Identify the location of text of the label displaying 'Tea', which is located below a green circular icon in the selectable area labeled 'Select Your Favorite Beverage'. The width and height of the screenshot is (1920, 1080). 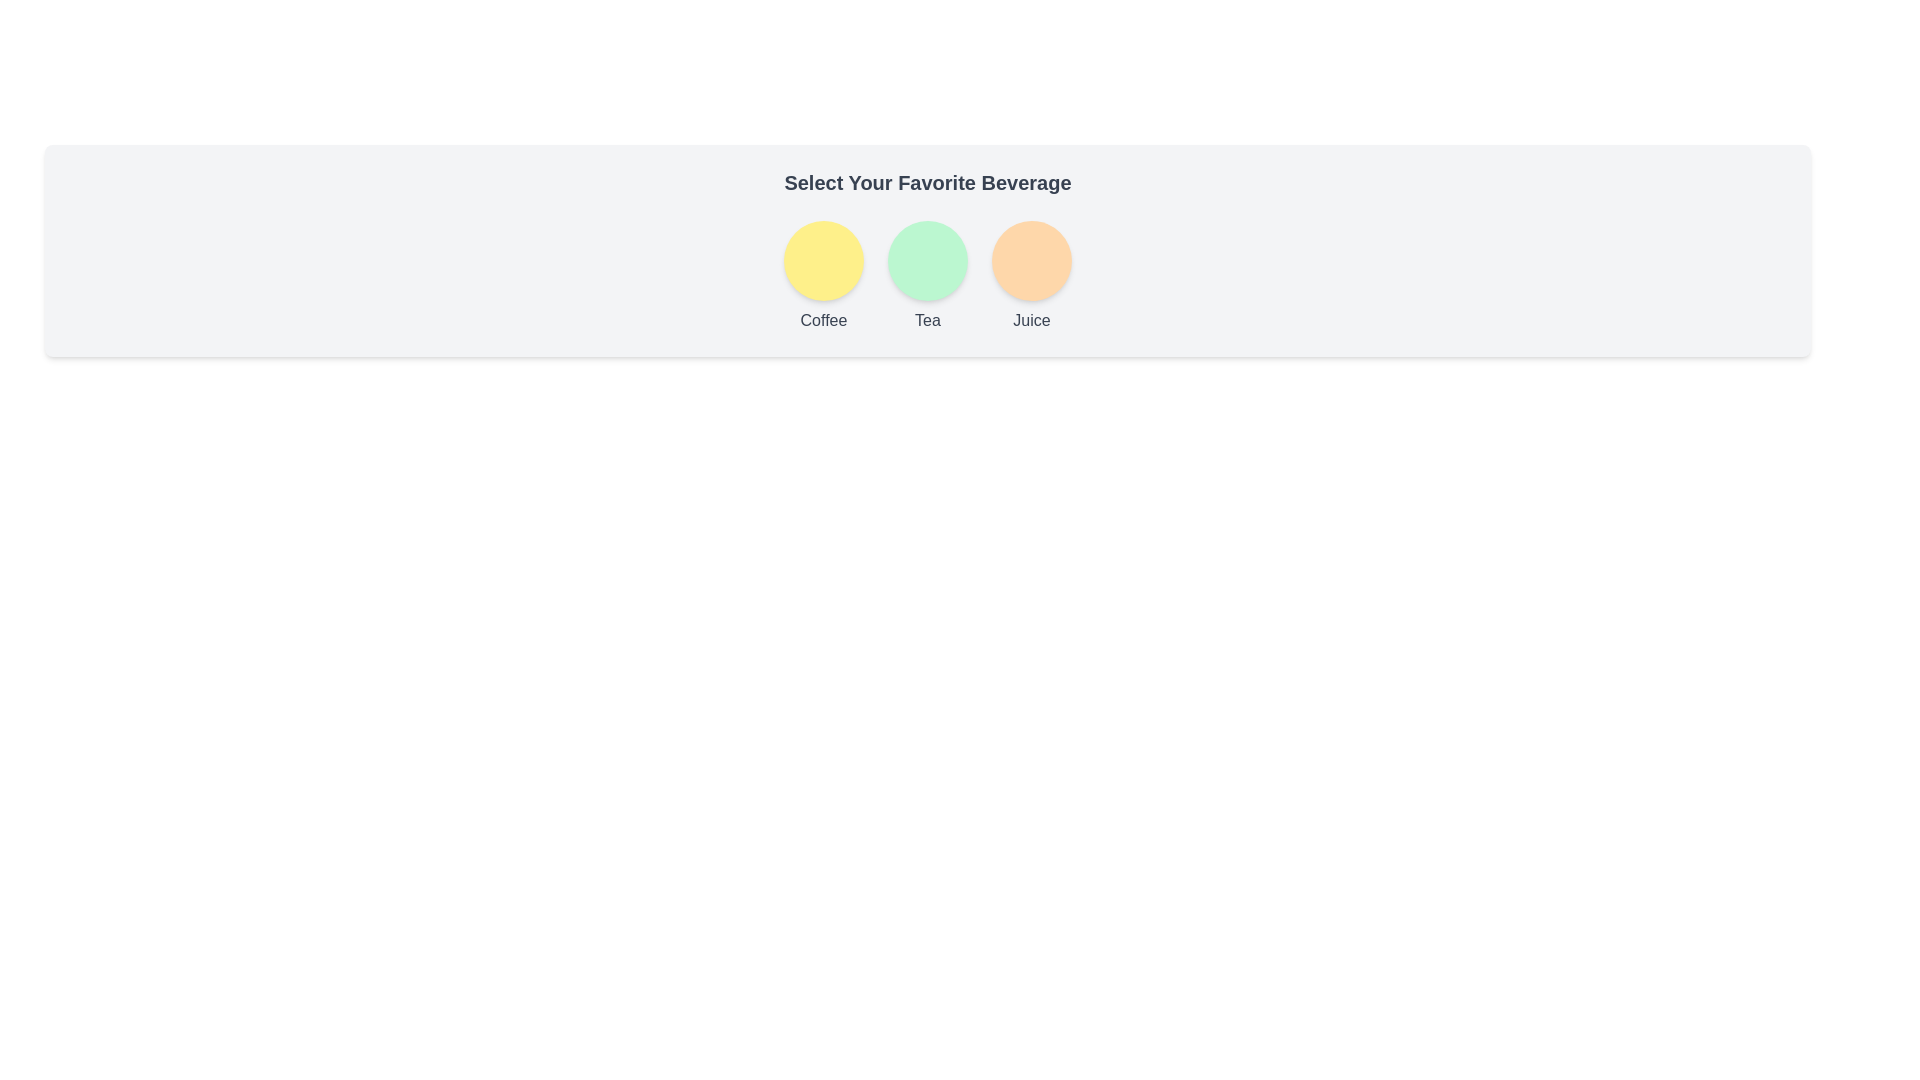
(926, 319).